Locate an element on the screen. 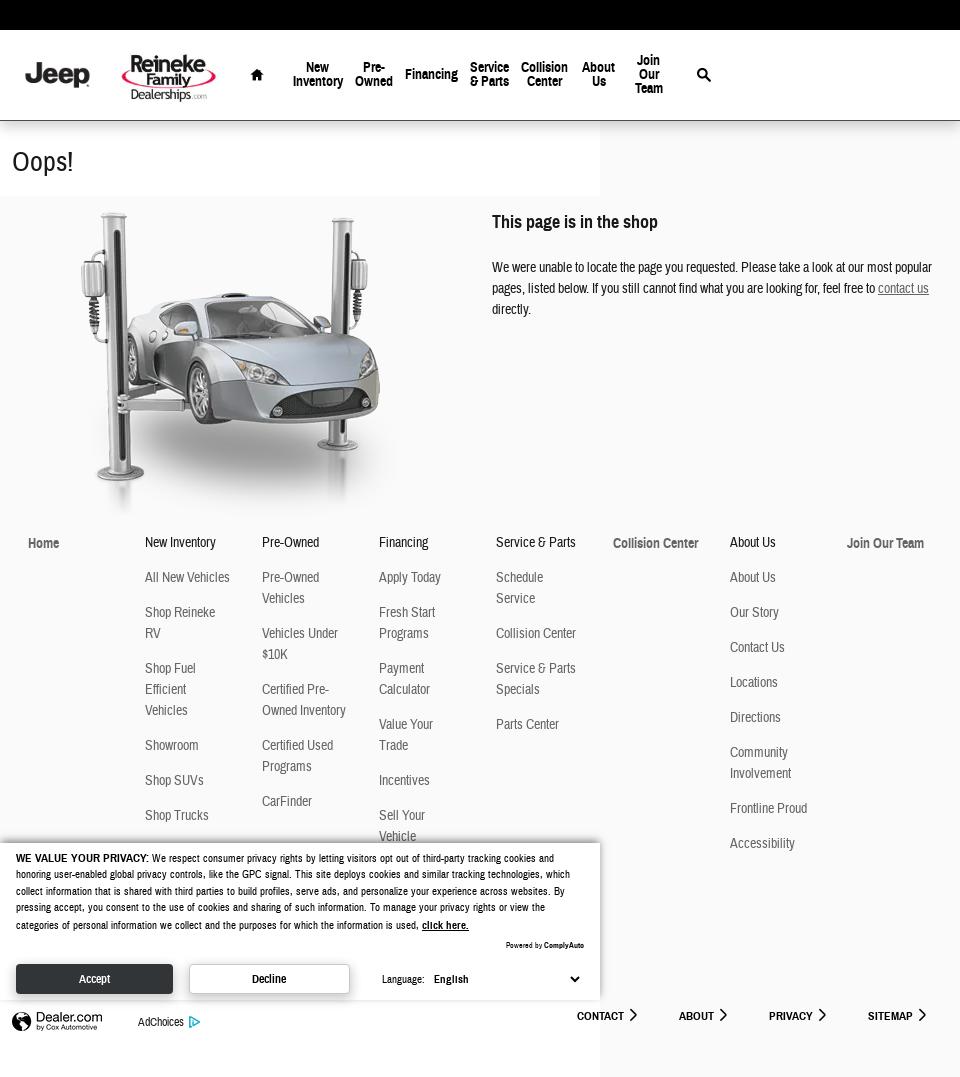 This screenshot has width=960, height=1077. 'Payment Calculator' is located at coordinates (403, 678).